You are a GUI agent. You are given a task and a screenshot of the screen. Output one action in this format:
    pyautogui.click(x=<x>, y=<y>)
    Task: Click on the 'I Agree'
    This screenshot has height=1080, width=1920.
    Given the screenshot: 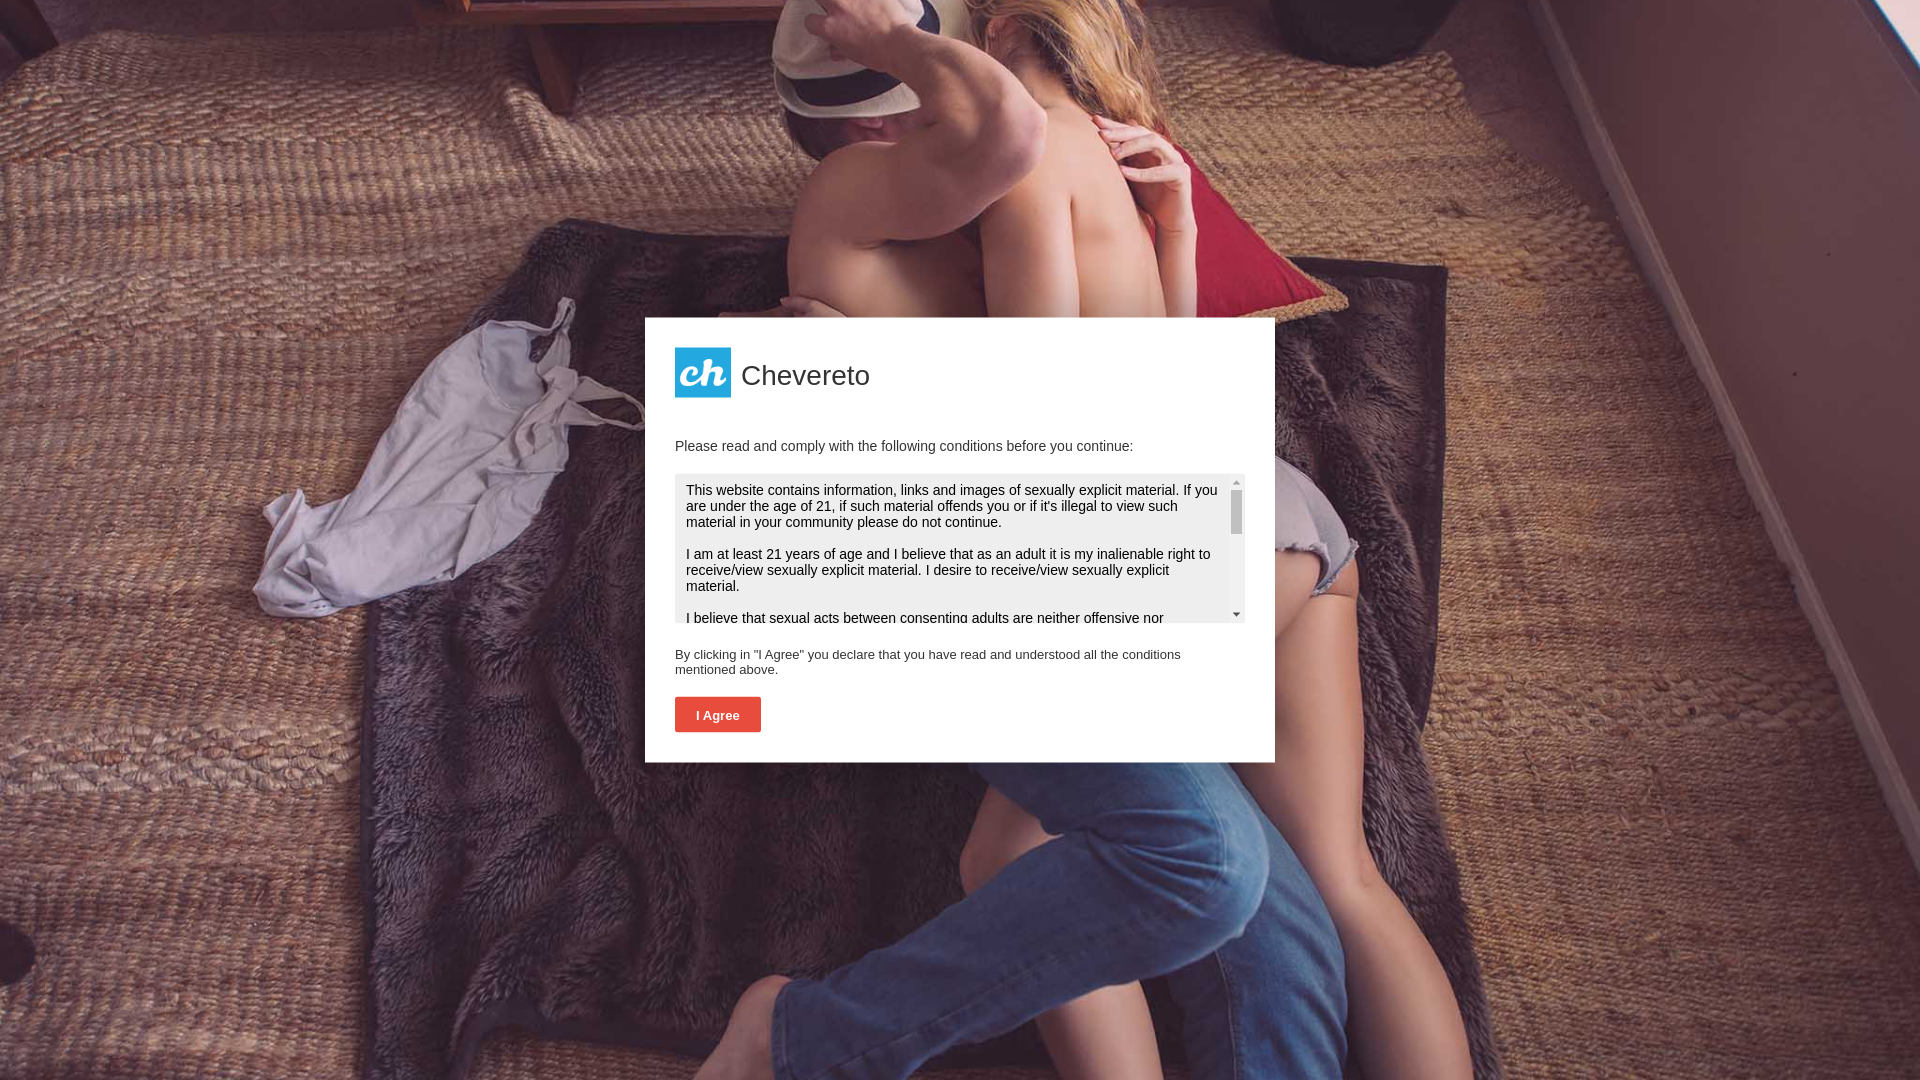 What is the action you would take?
    pyautogui.click(x=718, y=712)
    